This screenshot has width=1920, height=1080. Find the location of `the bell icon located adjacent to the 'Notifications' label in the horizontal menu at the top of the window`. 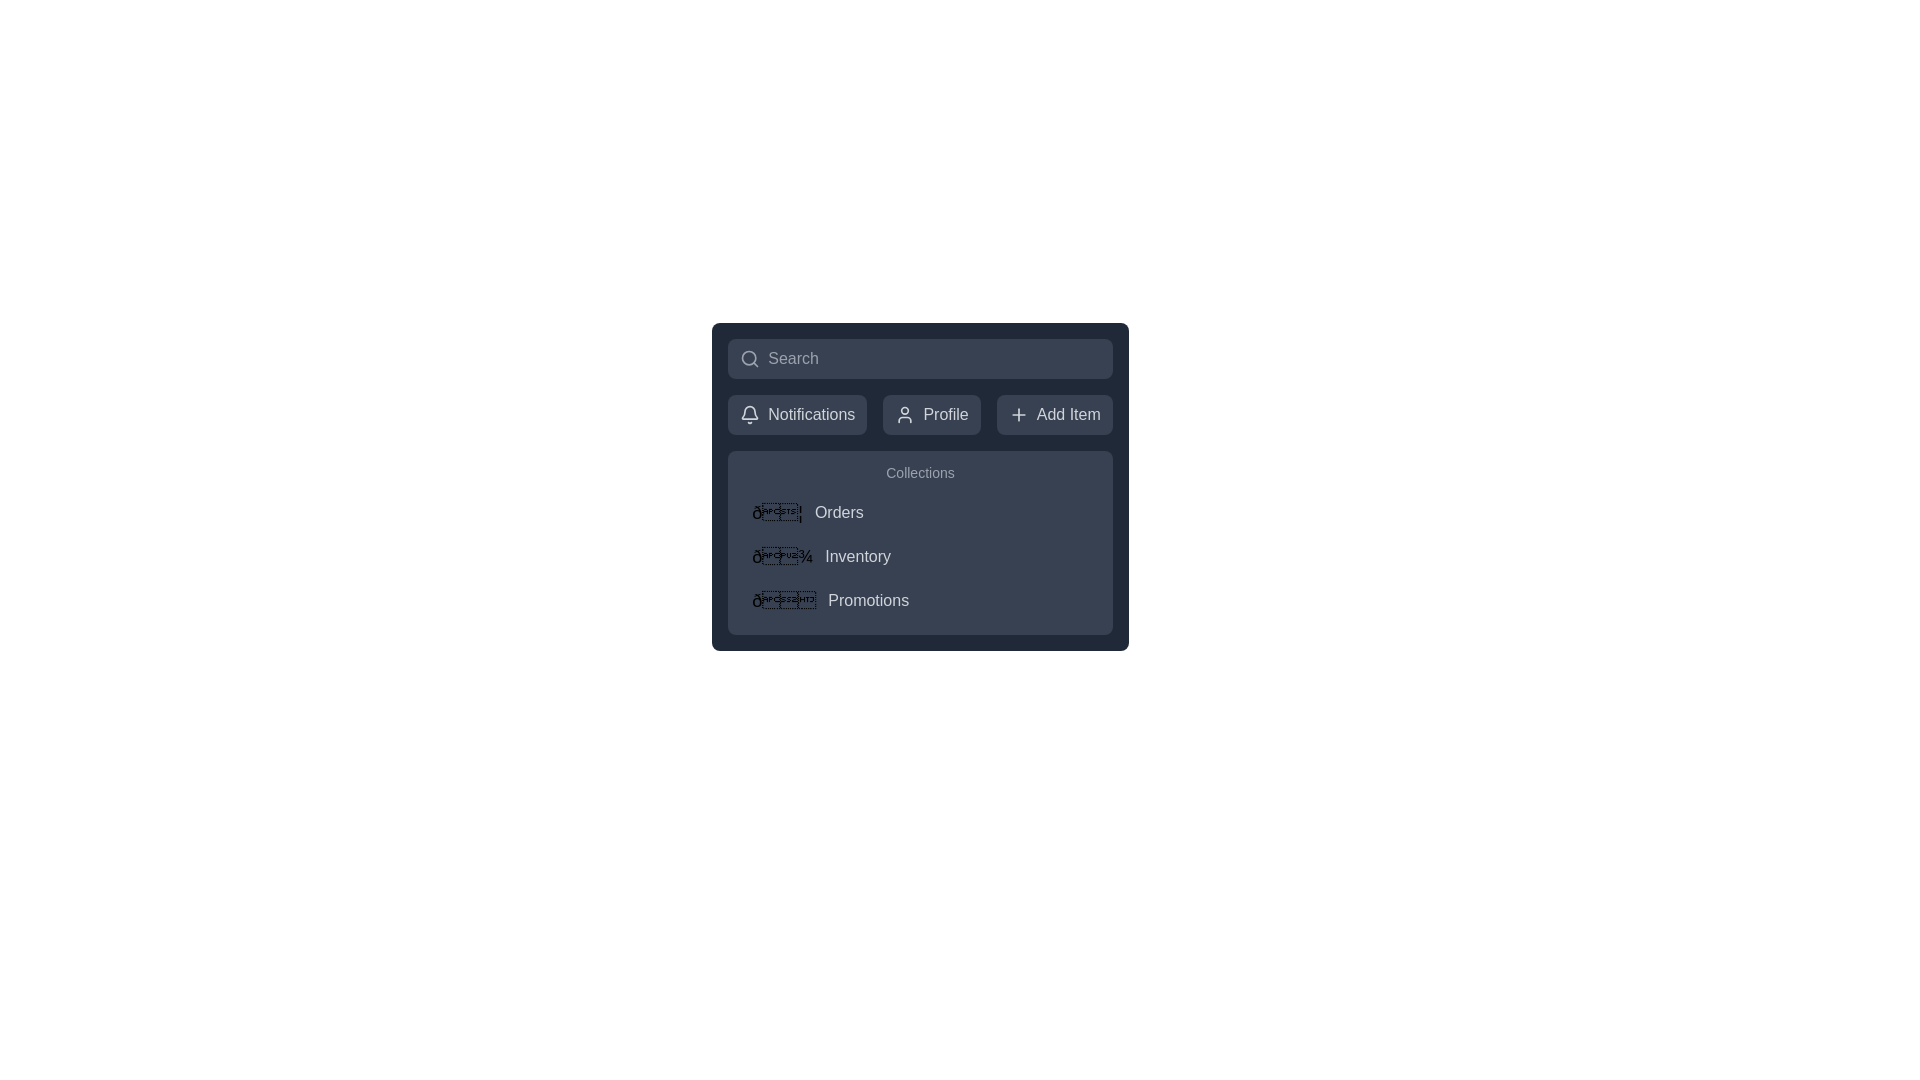

the bell icon located adjacent to the 'Notifications' label in the horizontal menu at the top of the window is located at coordinates (749, 414).